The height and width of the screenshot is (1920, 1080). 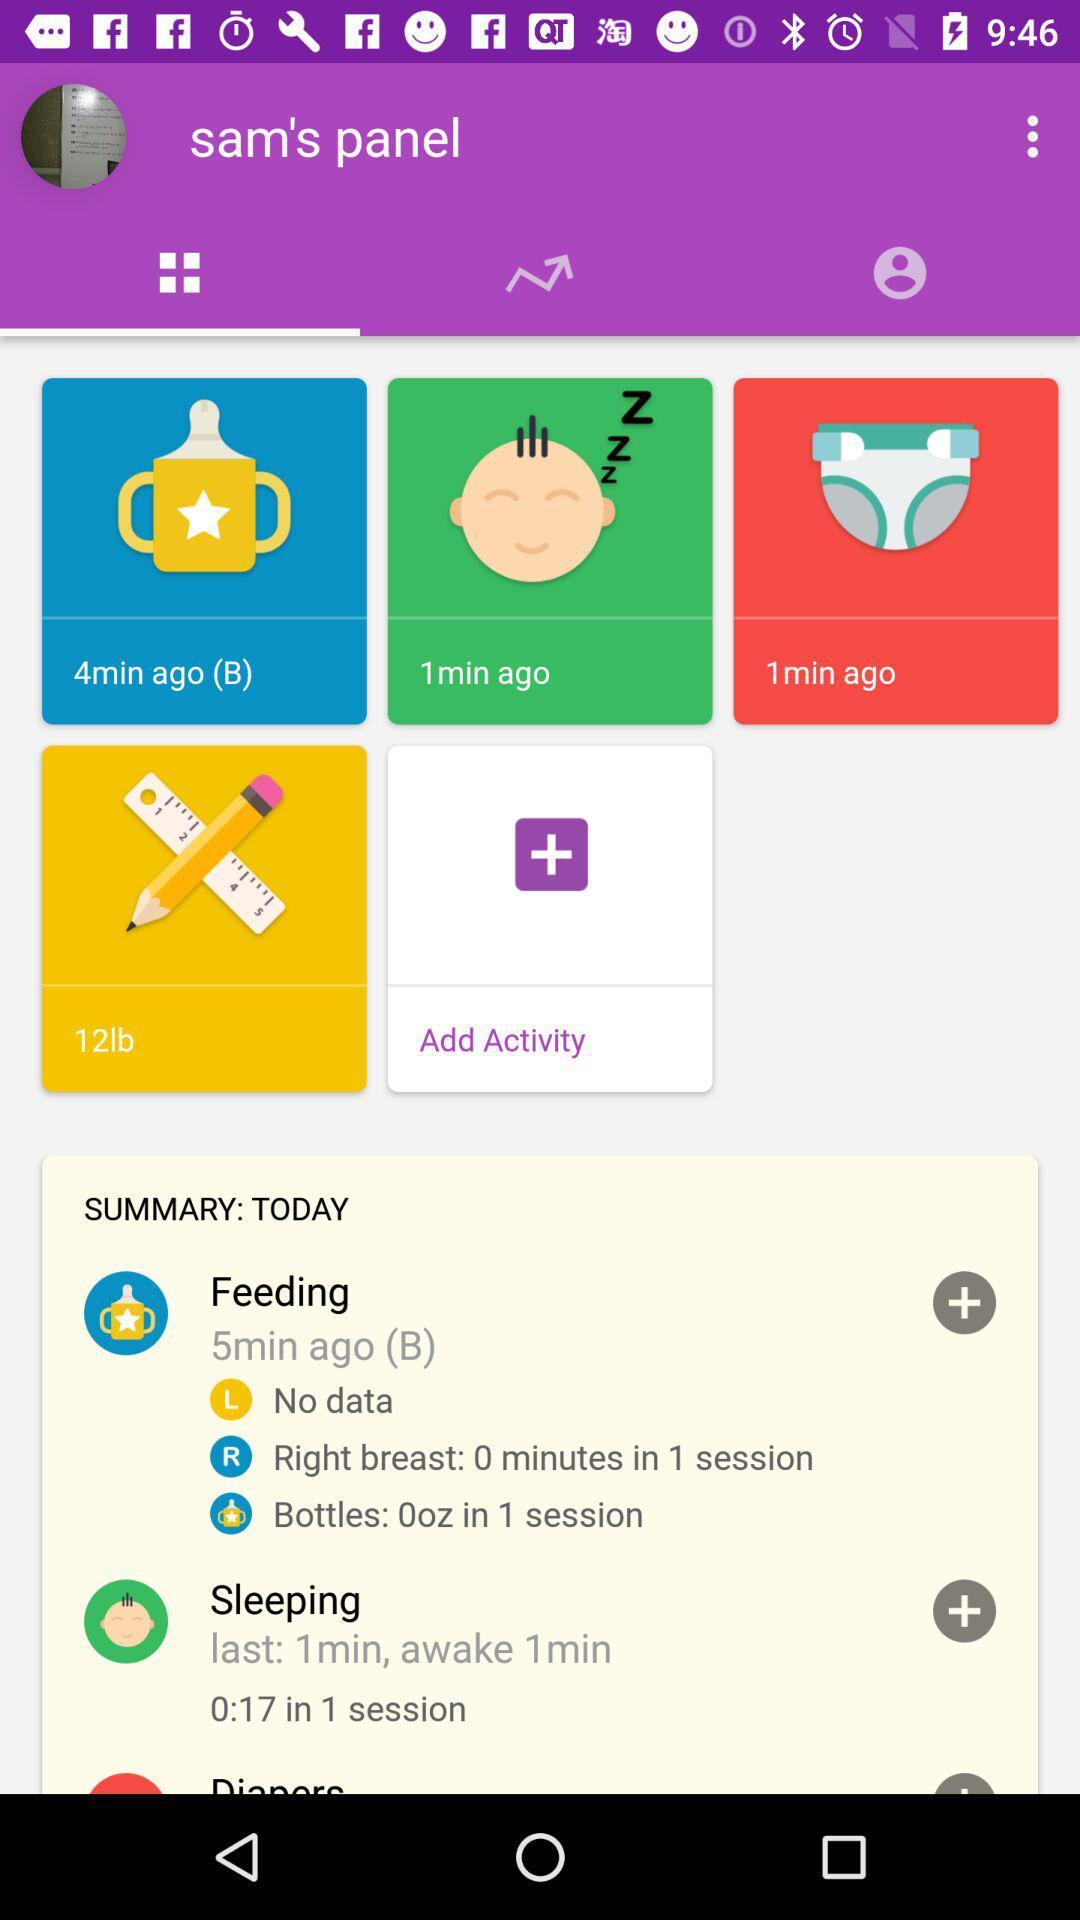 What do you see at coordinates (963, 1783) in the screenshot?
I see `to the summary` at bounding box center [963, 1783].